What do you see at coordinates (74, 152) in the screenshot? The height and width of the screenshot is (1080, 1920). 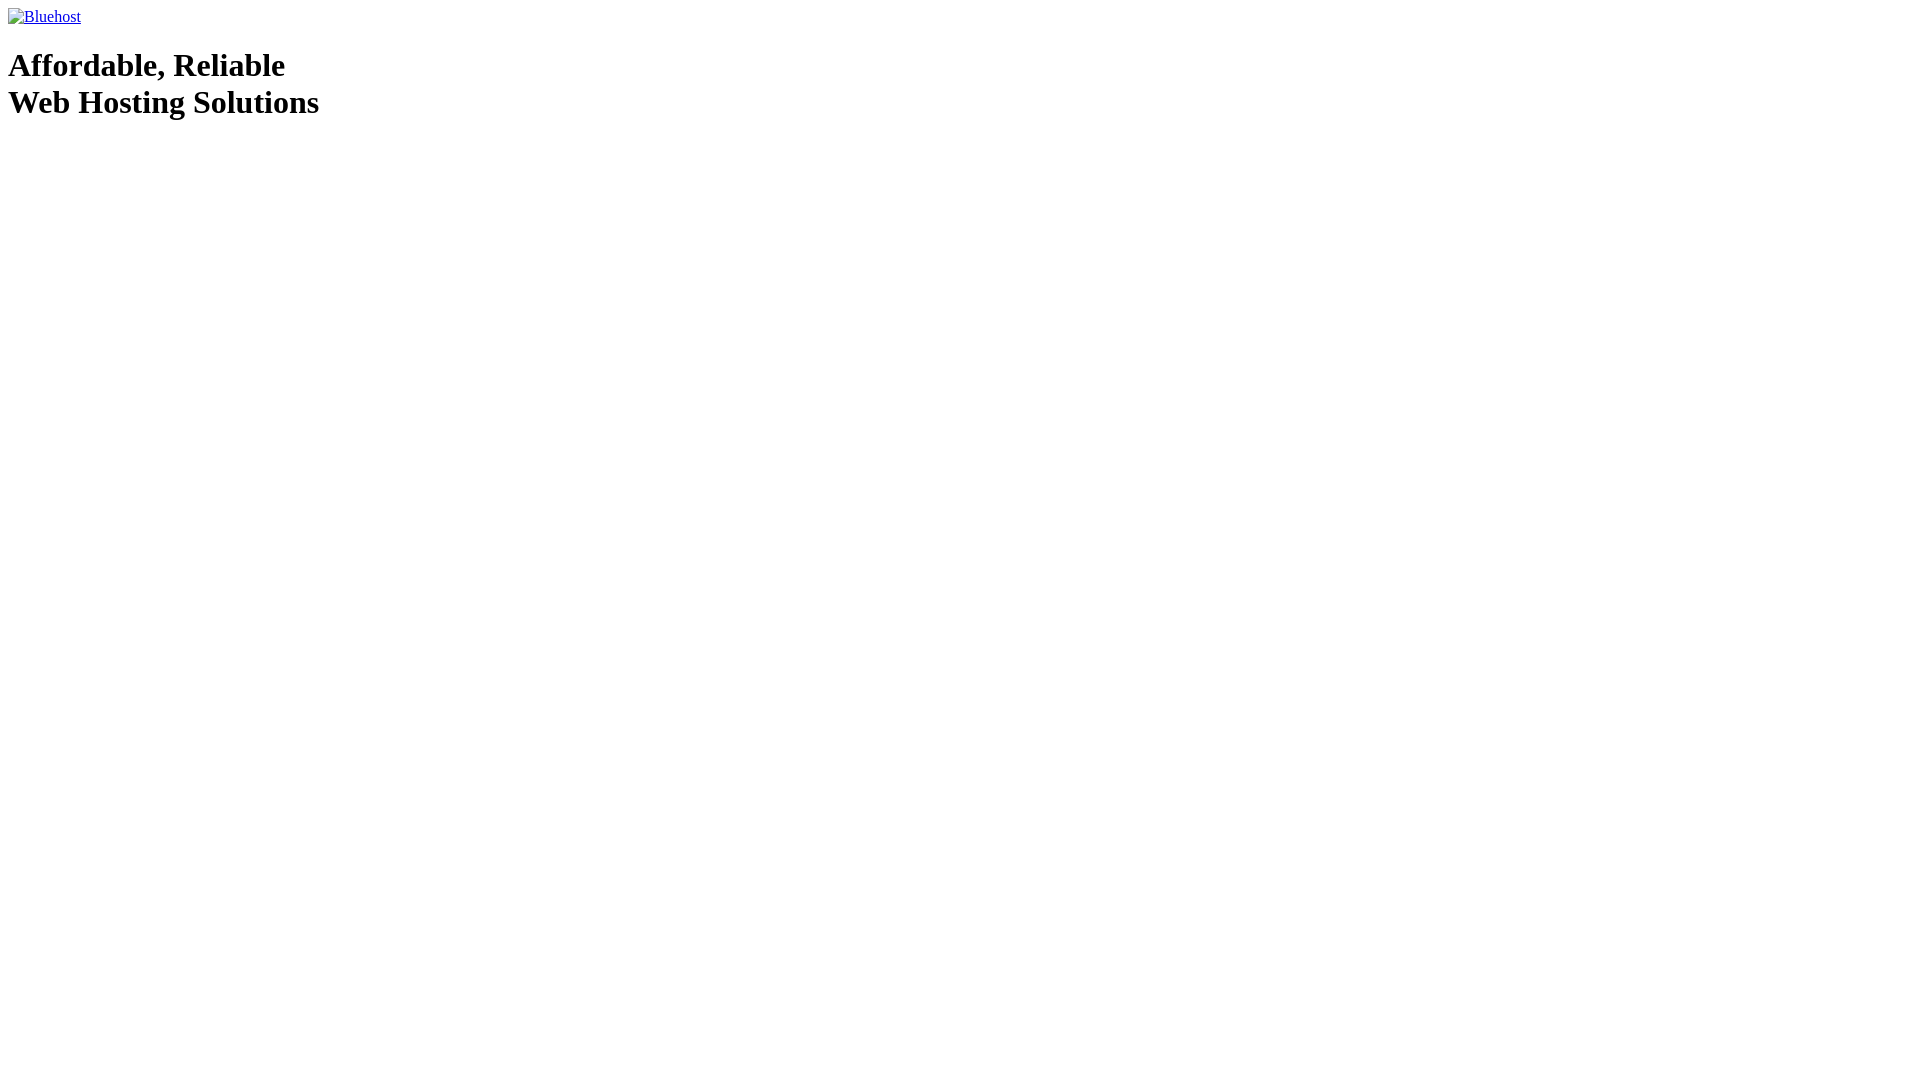 I see `'Web Hosting - courtesy of'` at bounding box center [74, 152].